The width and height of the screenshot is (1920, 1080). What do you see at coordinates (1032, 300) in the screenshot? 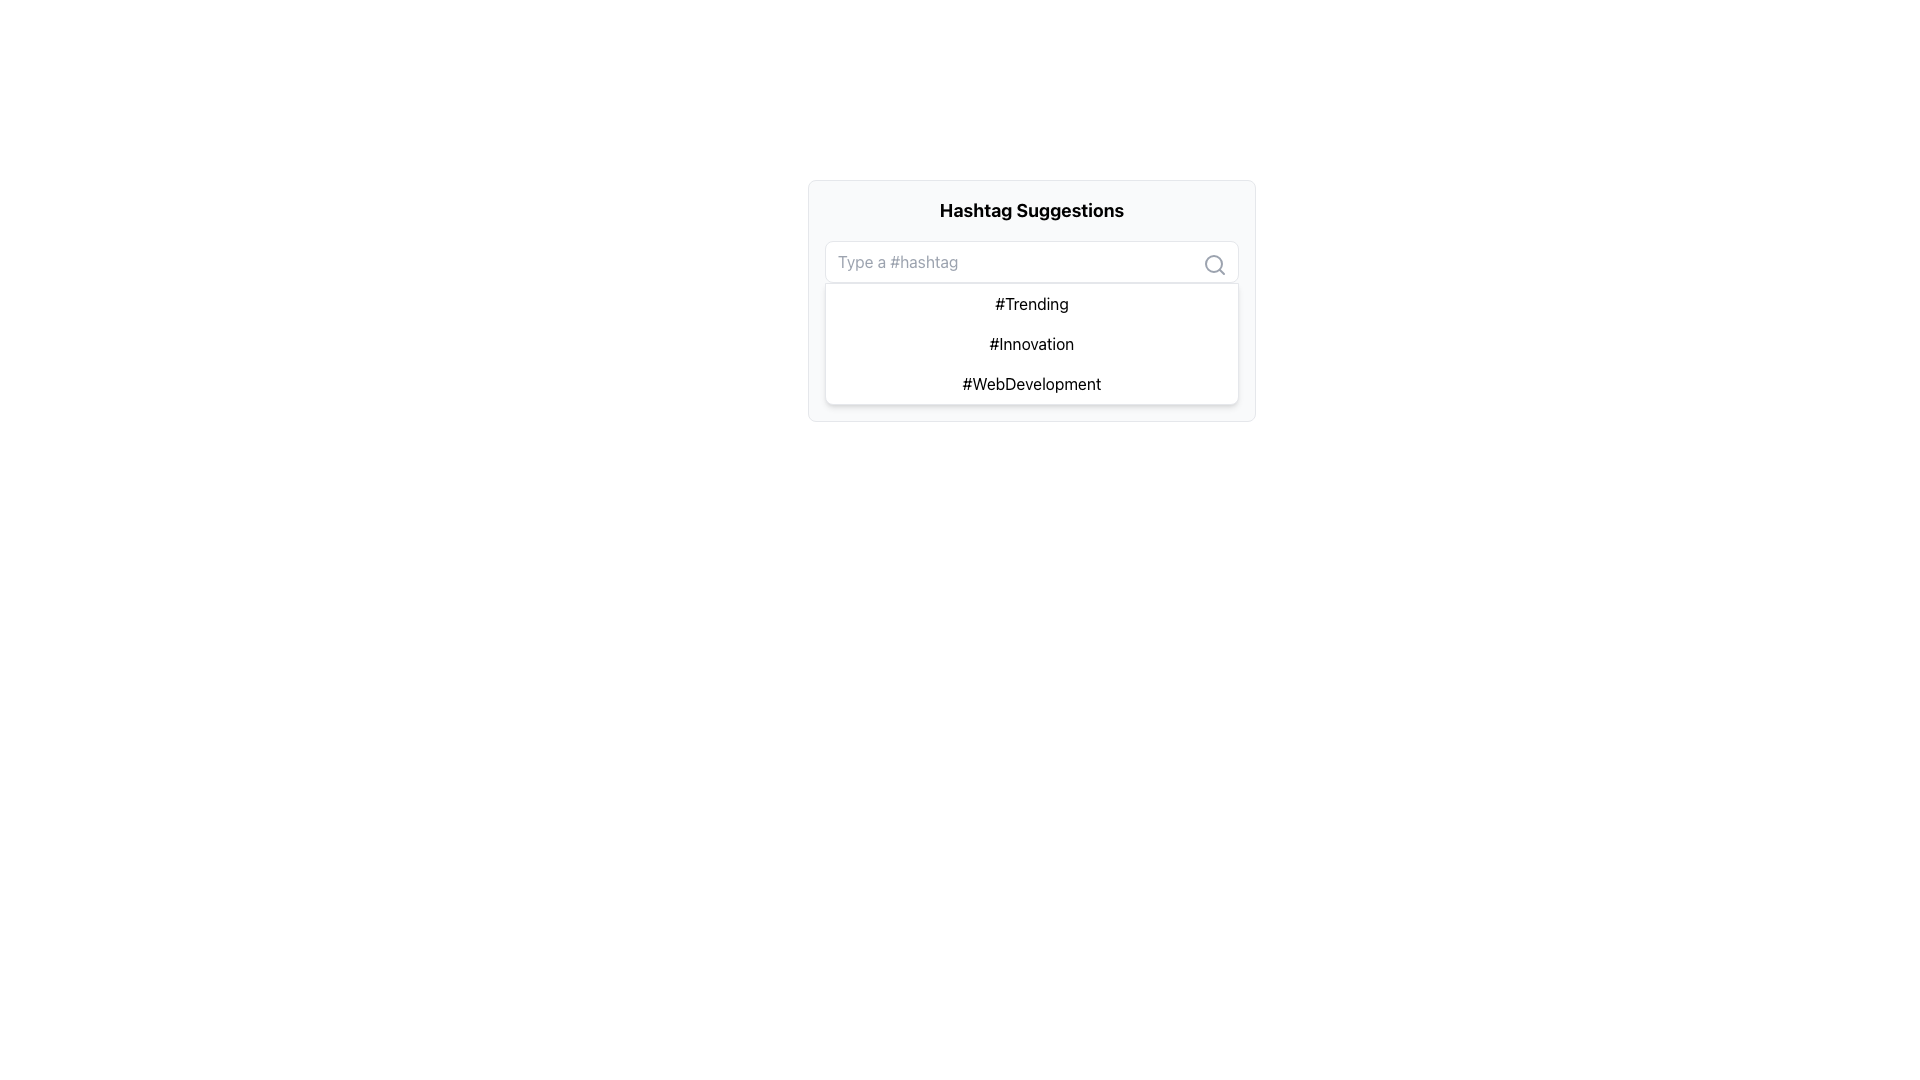
I see `the hashtag suggestion entry labeled '#Trending'` at bounding box center [1032, 300].